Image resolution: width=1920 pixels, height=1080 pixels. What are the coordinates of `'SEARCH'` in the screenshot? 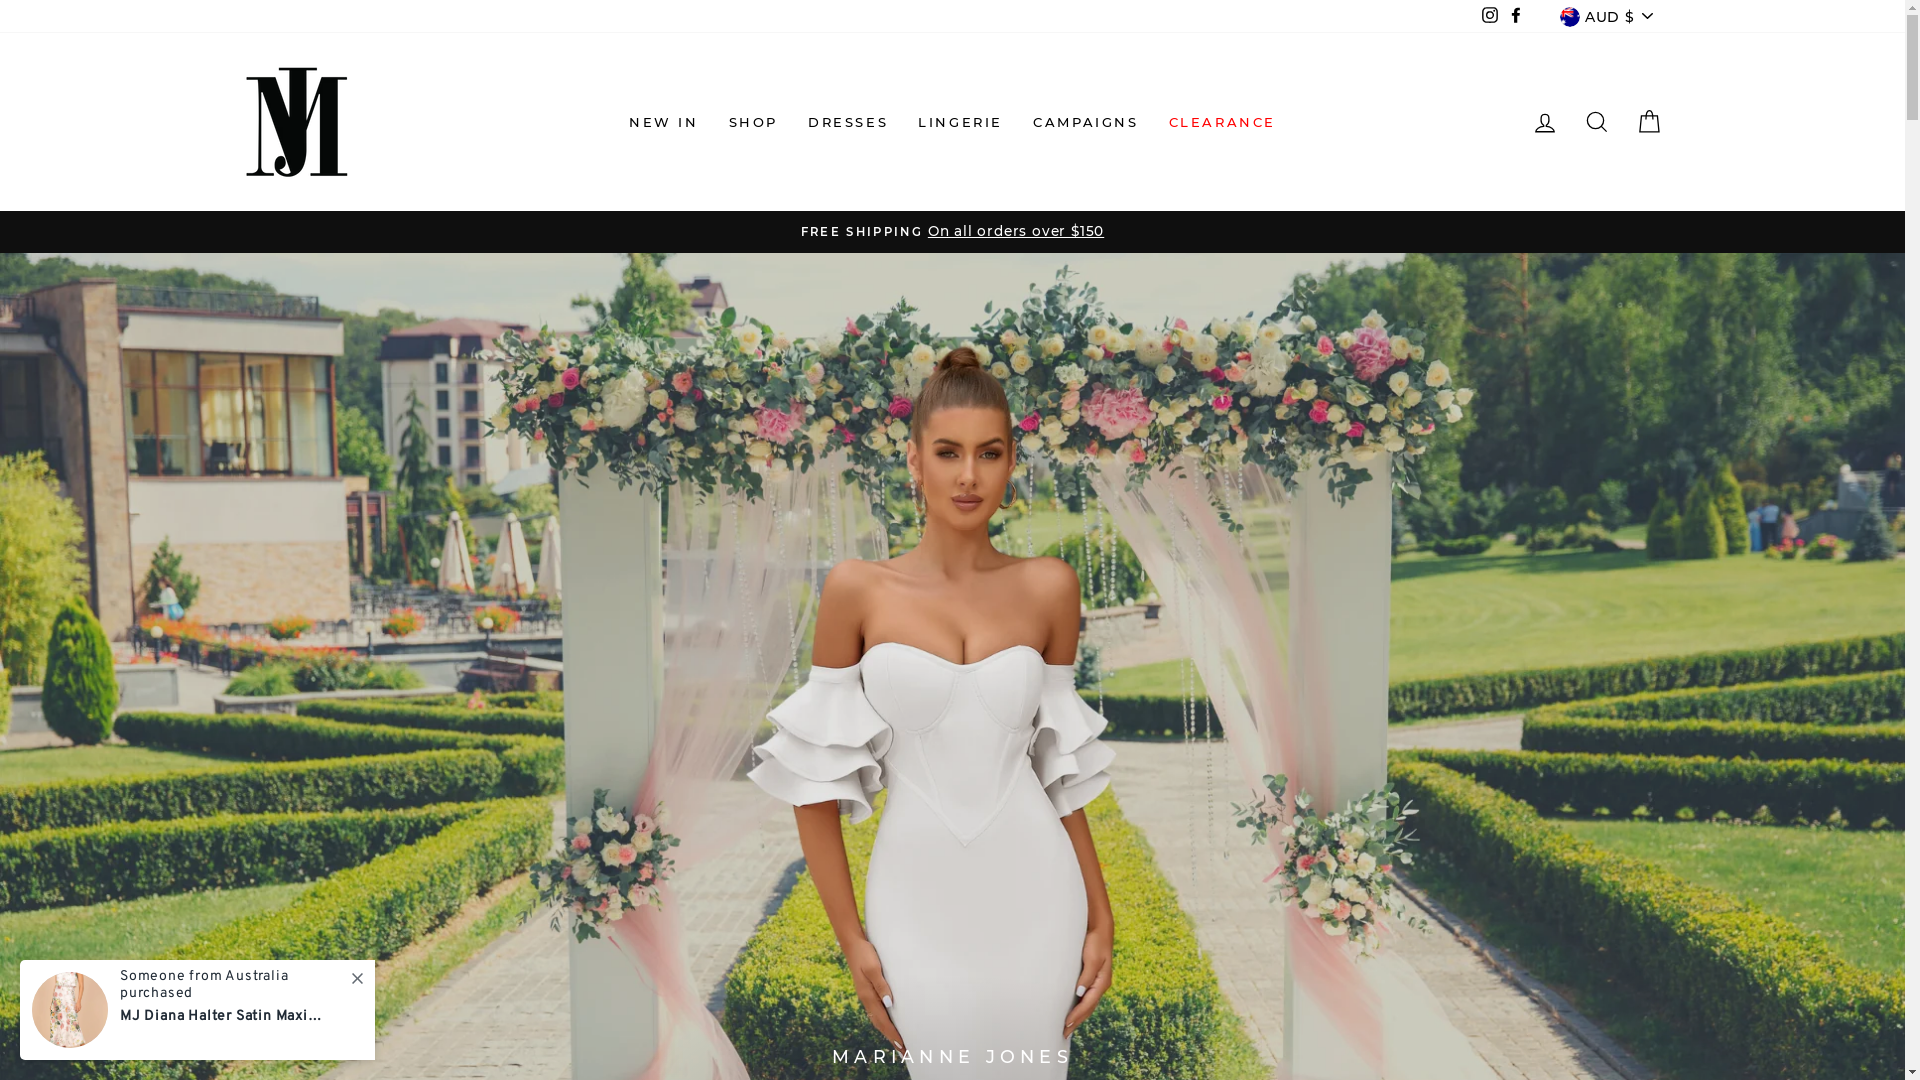 It's located at (1595, 122).